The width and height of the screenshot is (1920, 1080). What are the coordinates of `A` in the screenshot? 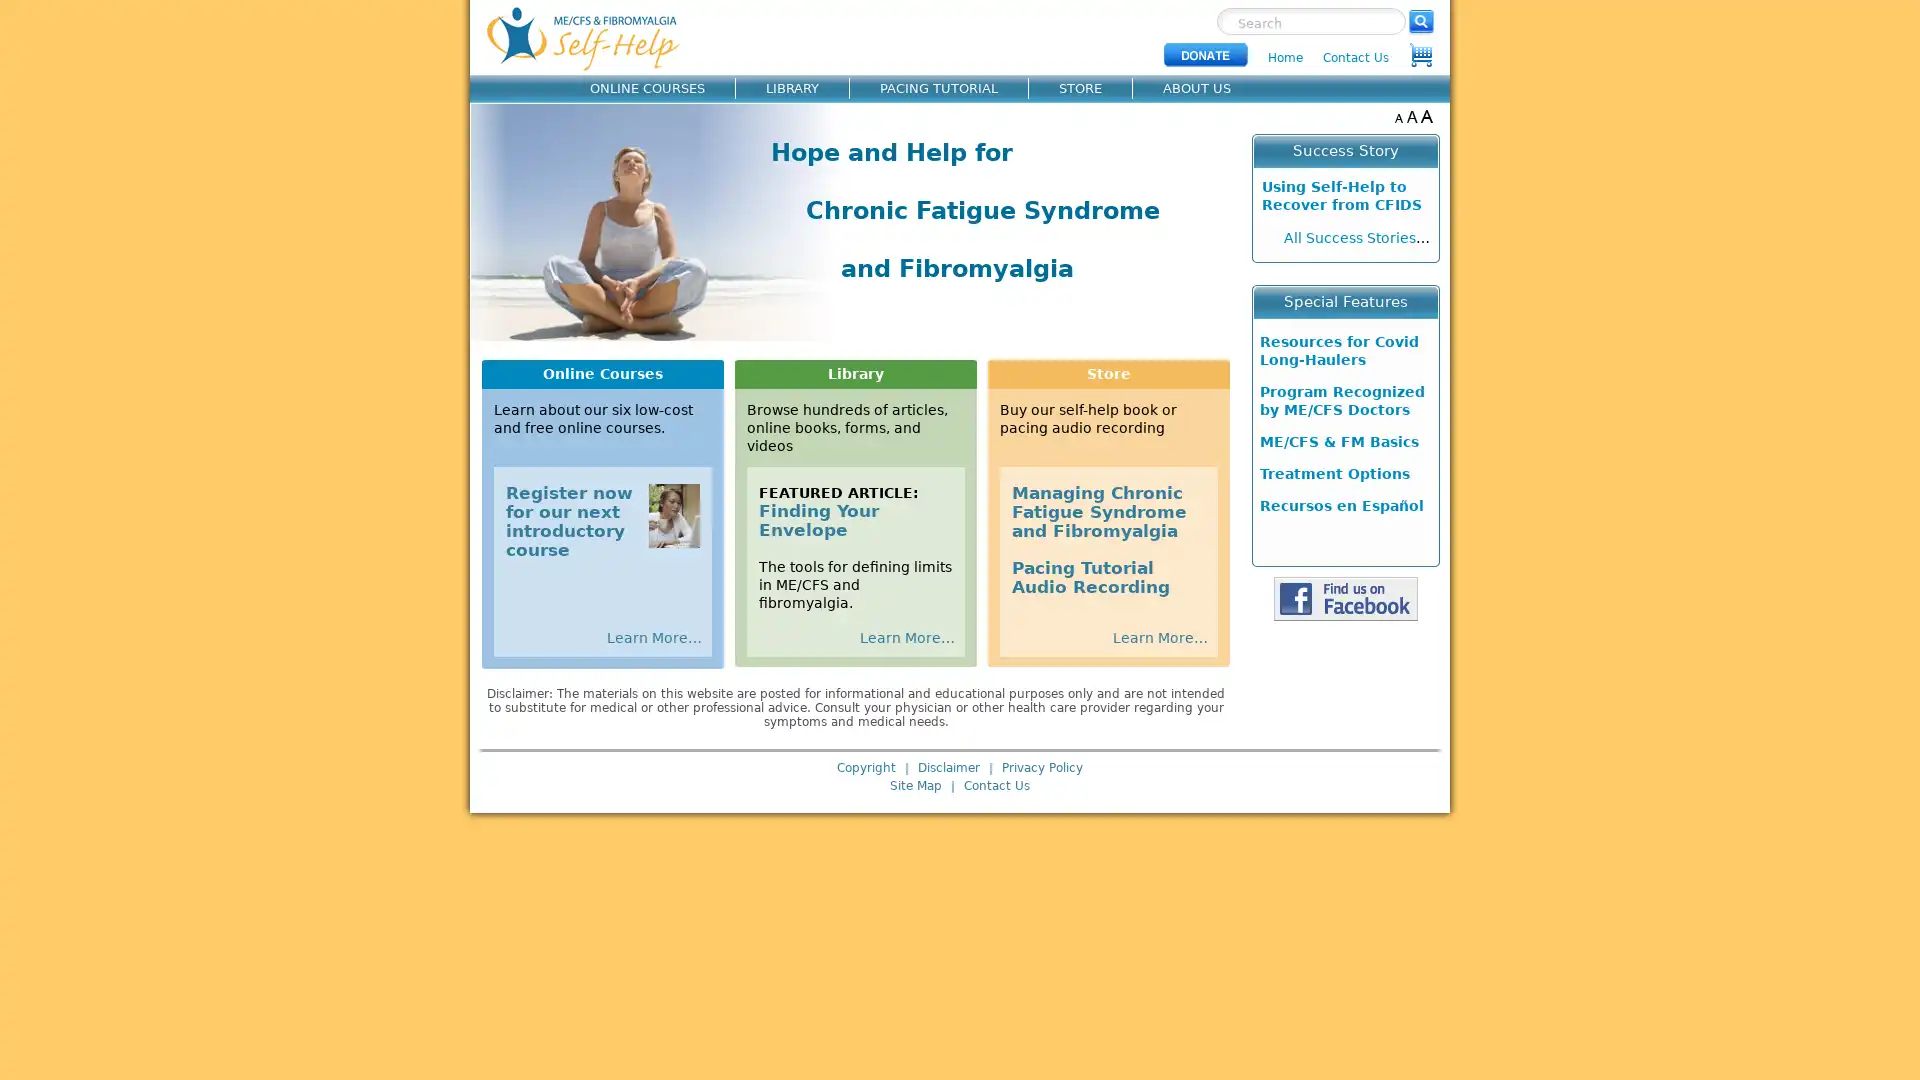 It's located at (1425, 116).